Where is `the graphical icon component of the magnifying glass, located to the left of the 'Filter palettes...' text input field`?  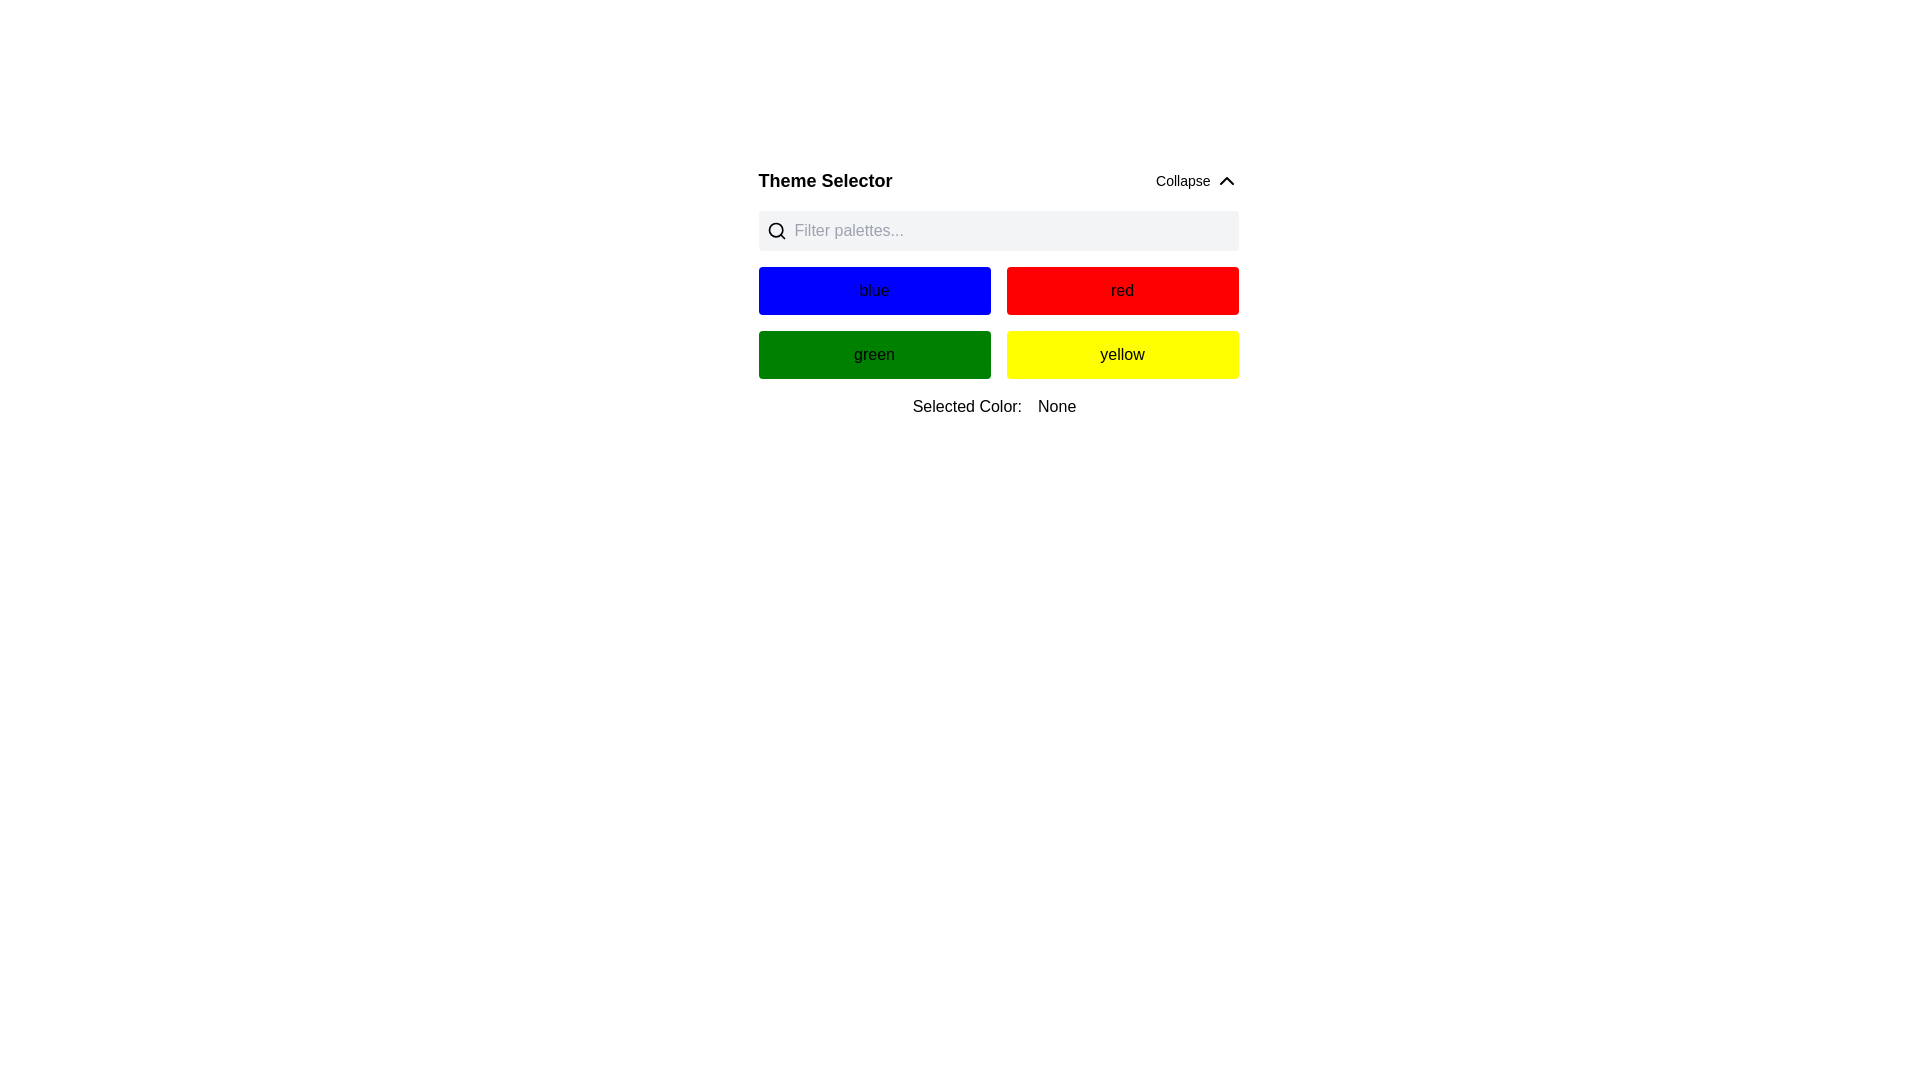
the graphical icon component of the magnifying glass, located to the left of the 'Filter palettes...' text input field is located at coordinates (774, 229).